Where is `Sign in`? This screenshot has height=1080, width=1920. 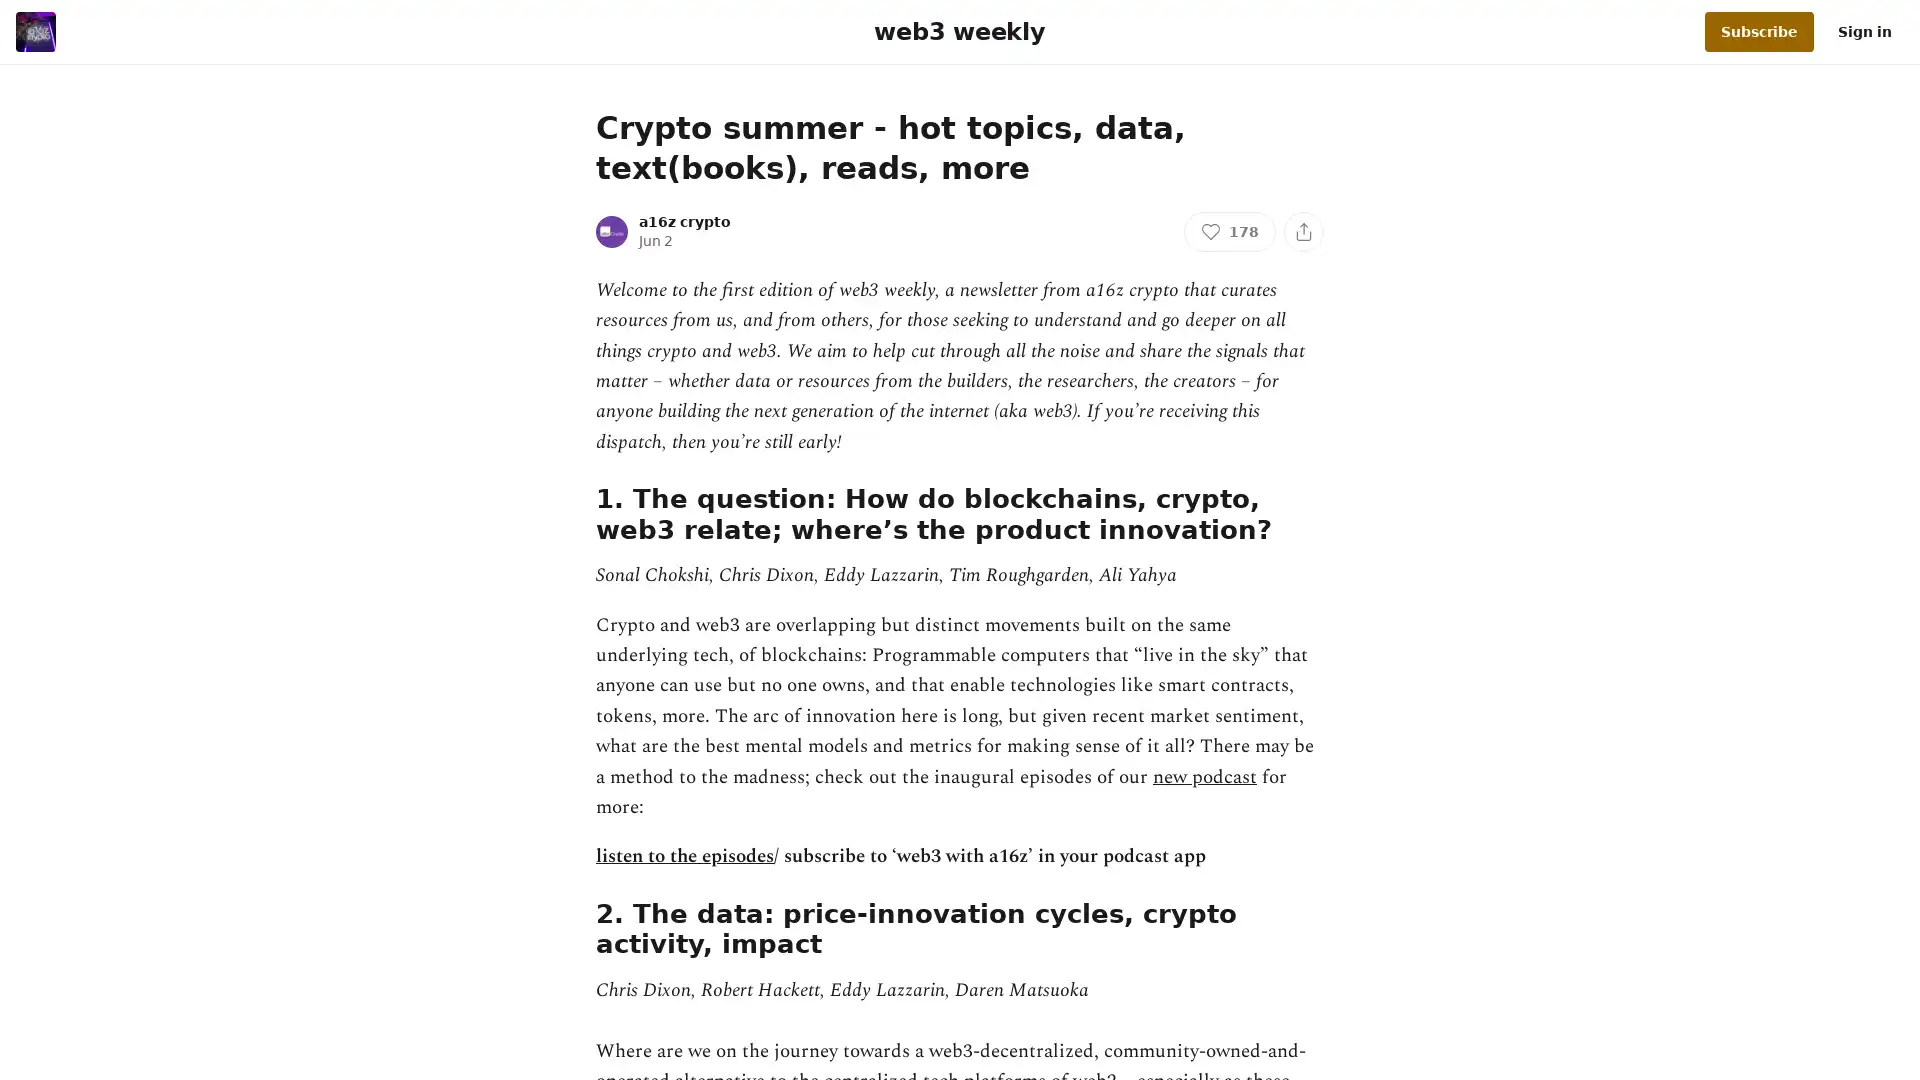
Sign in is located at coordinates (1864, 31).